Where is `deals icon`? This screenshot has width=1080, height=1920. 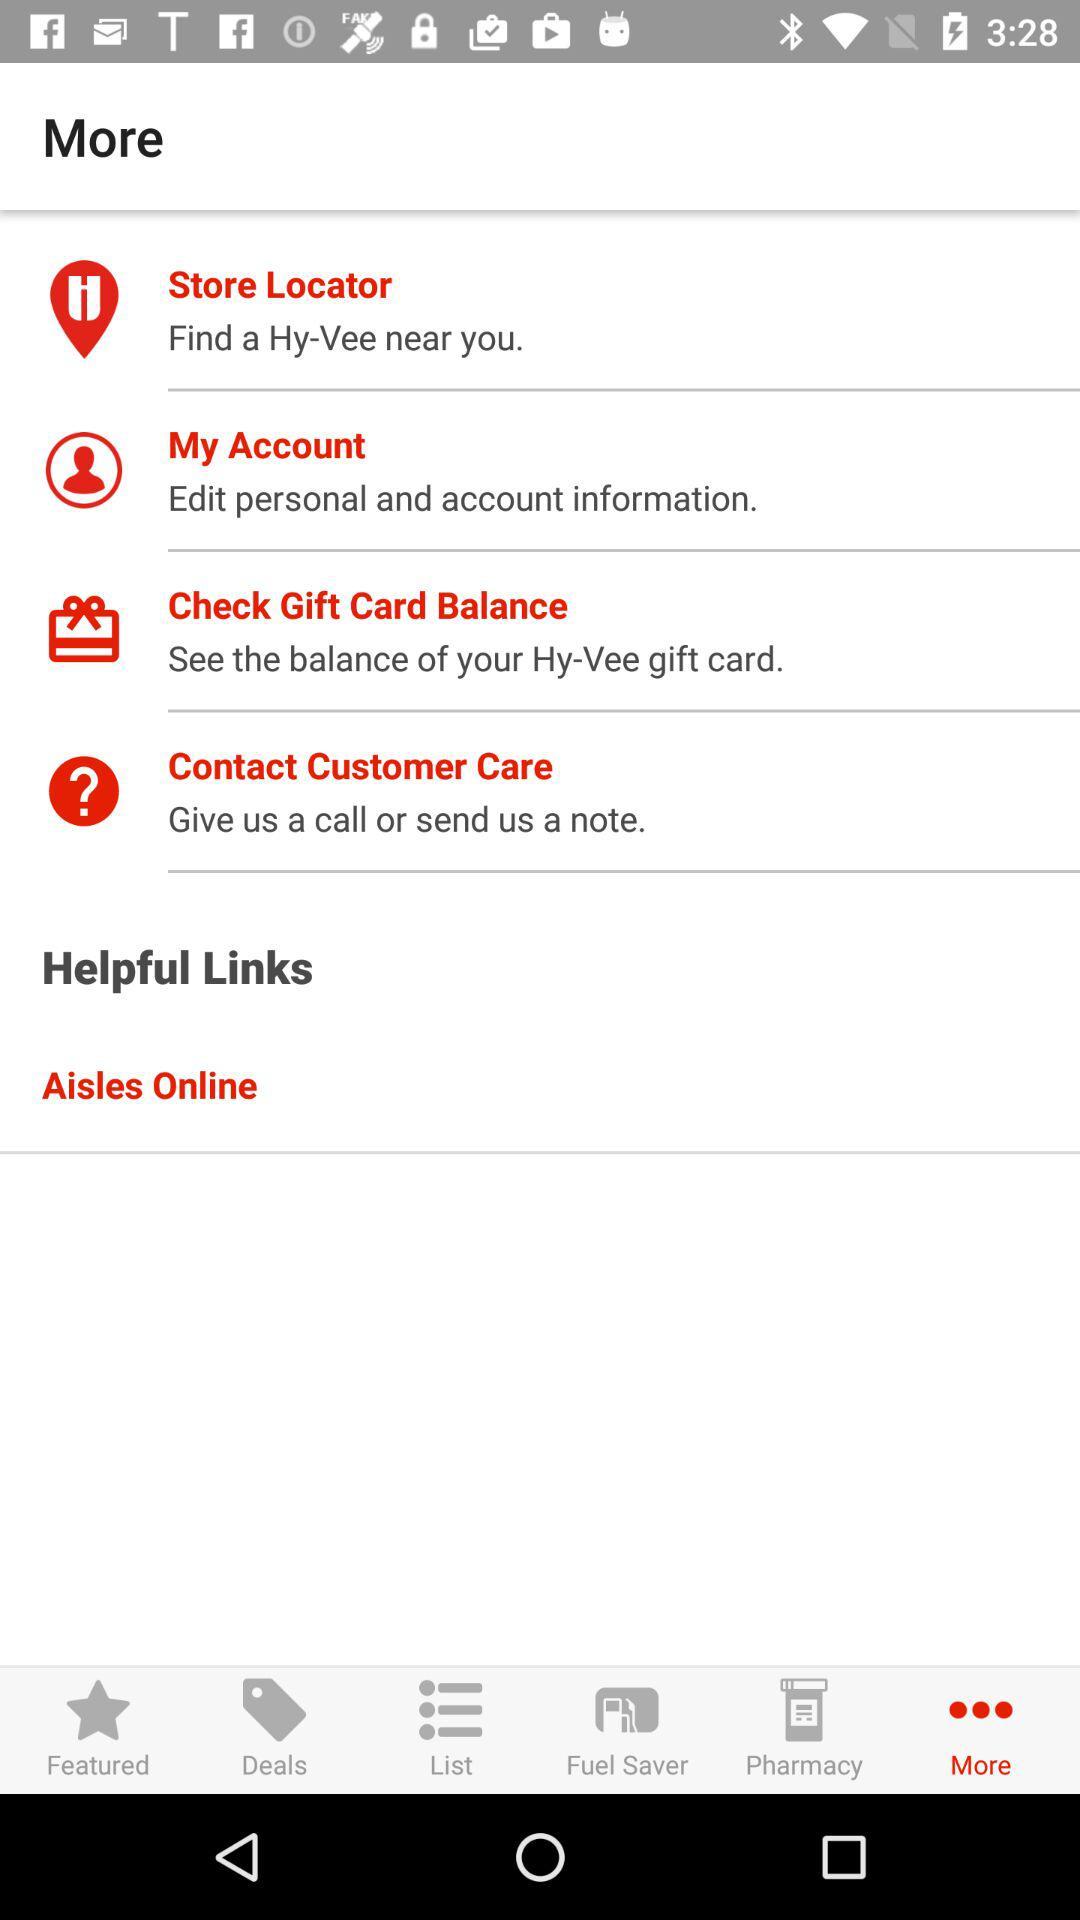 deals icon is located at coordinates (274, 1729).